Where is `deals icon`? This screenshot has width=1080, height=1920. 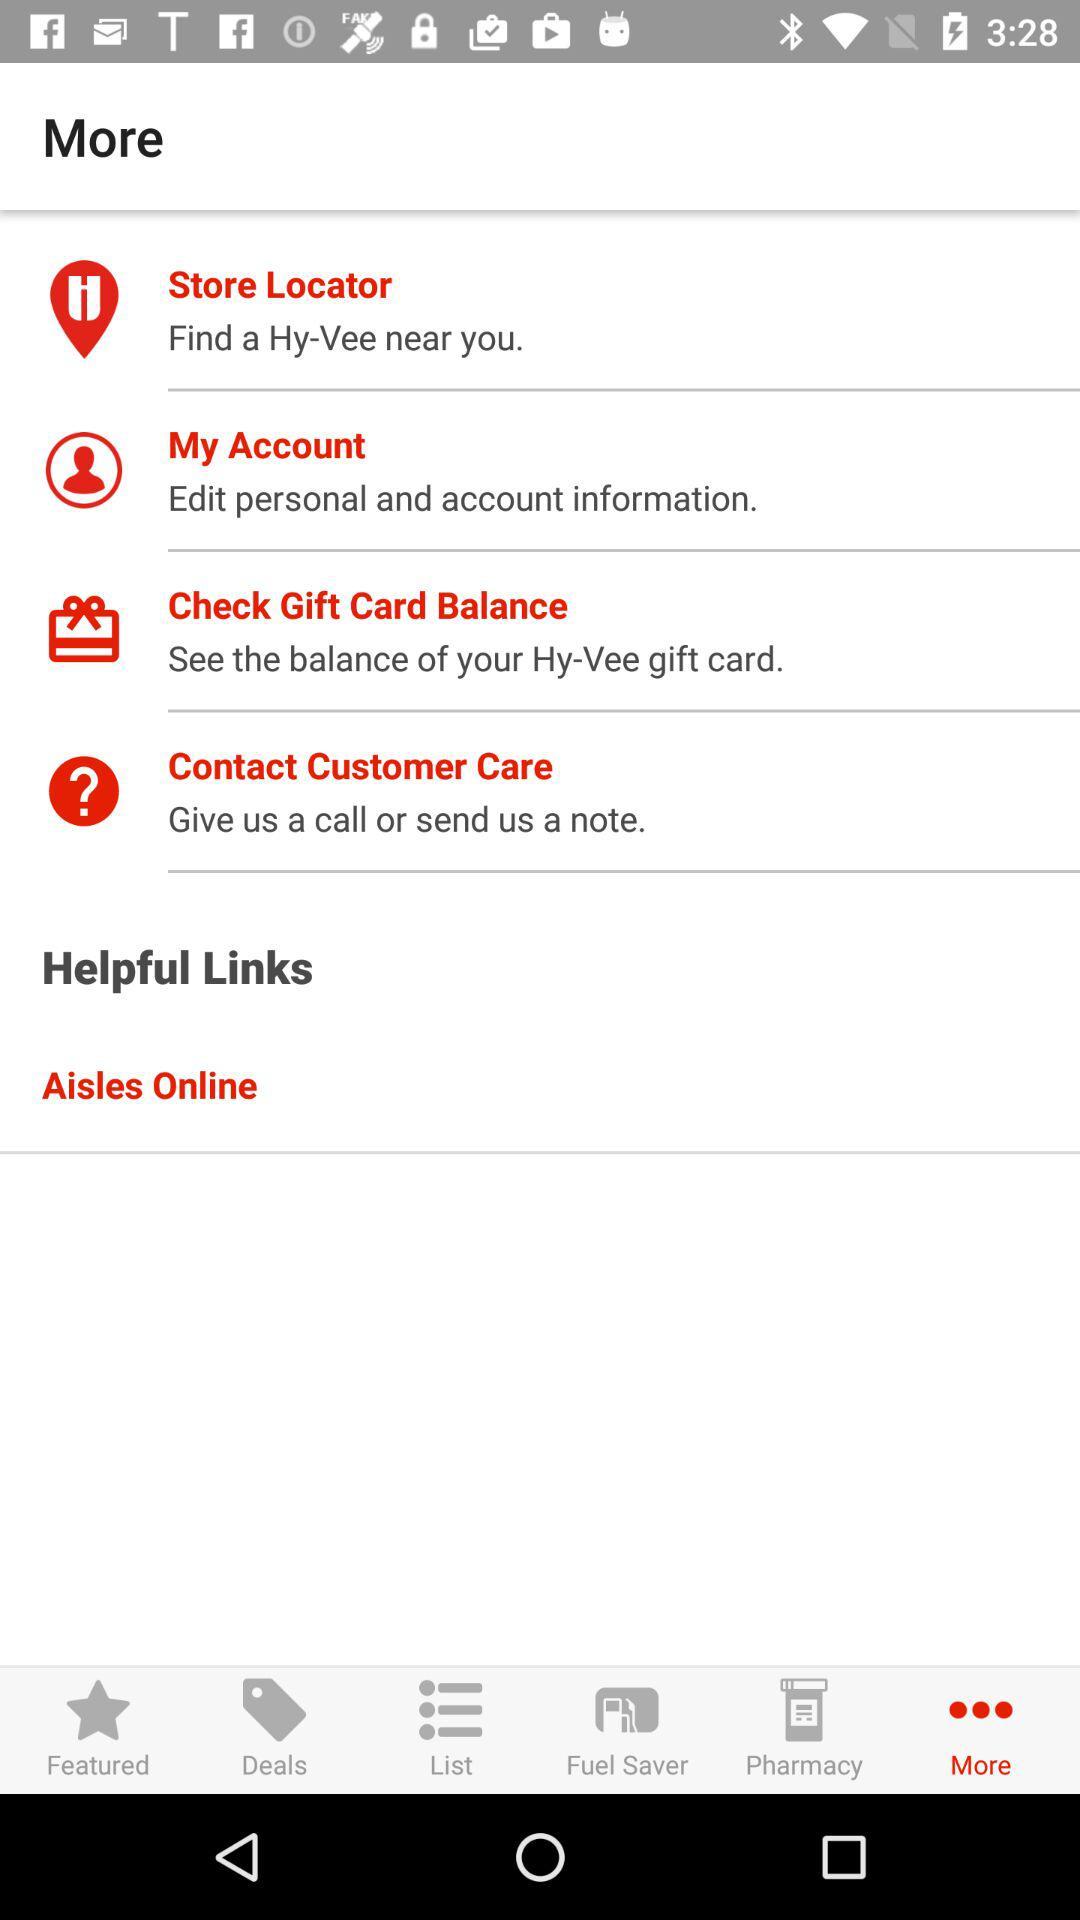 deals icon is located at coordinates (274, 1729).